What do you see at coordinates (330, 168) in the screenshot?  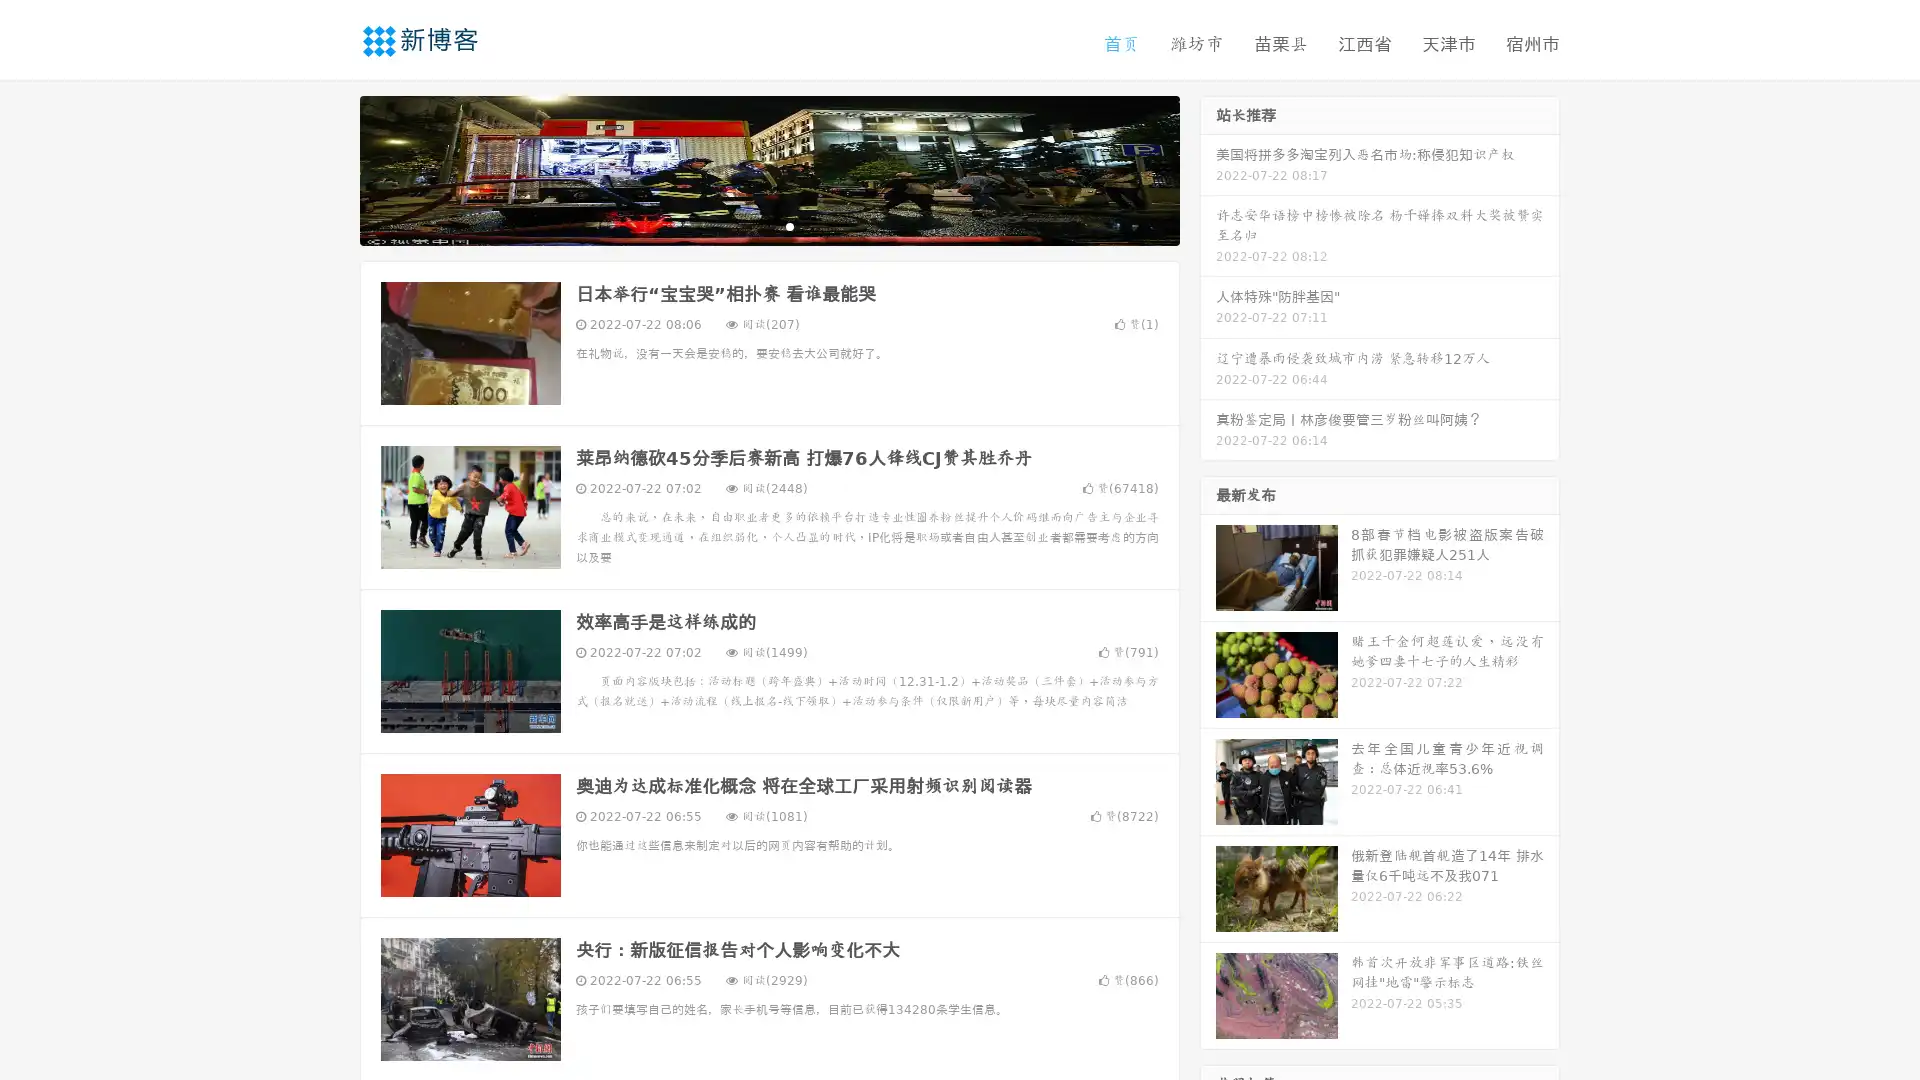 I see `Previous slide` at bounding box center [330, 168].